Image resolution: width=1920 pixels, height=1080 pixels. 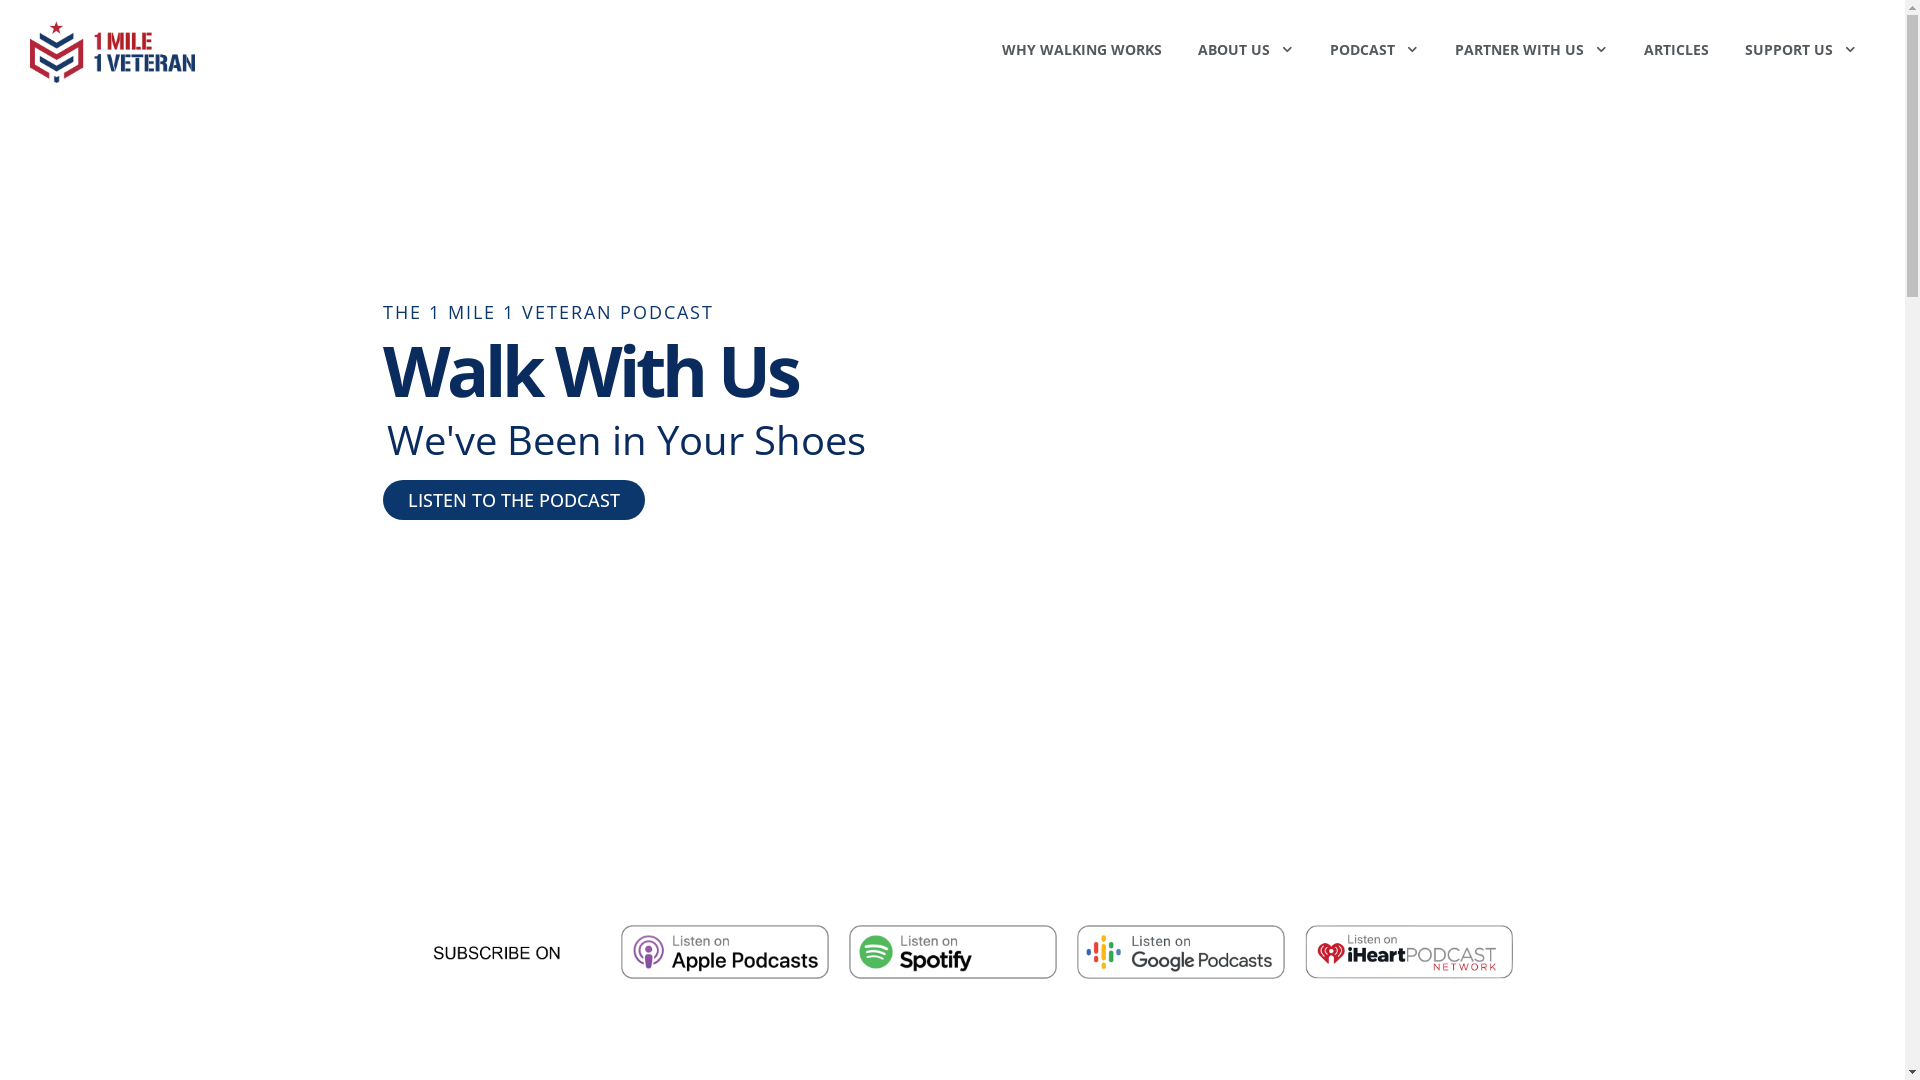 I want to click on 'ARTICLES', so click(x=1676, y=49).